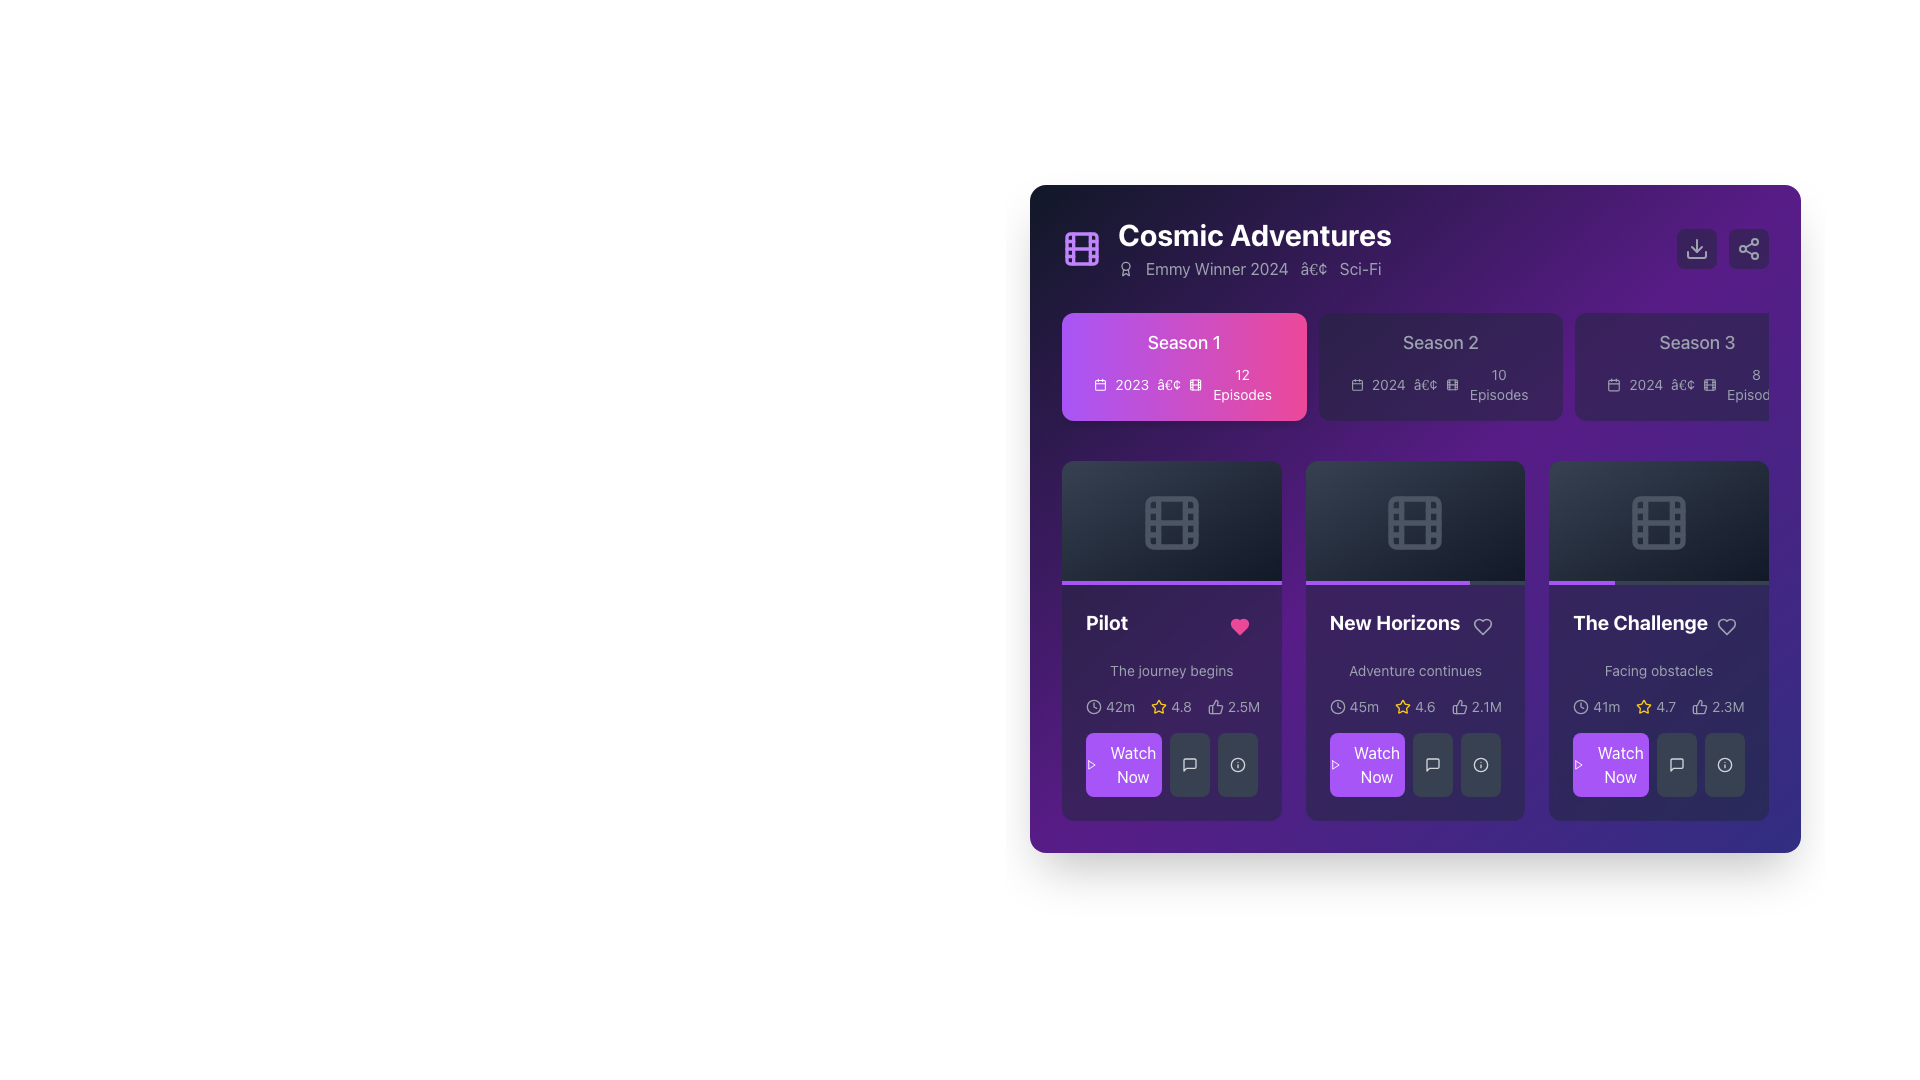 The width and height of the screenshot is (1920, 1080). Describe the element at coordinates (1357, 385) in the screenshot. I see `the rectangular shape with rounded corners located in the top-left corner of the calendar icon that represents seasons and episodes for a TV show` at that location.